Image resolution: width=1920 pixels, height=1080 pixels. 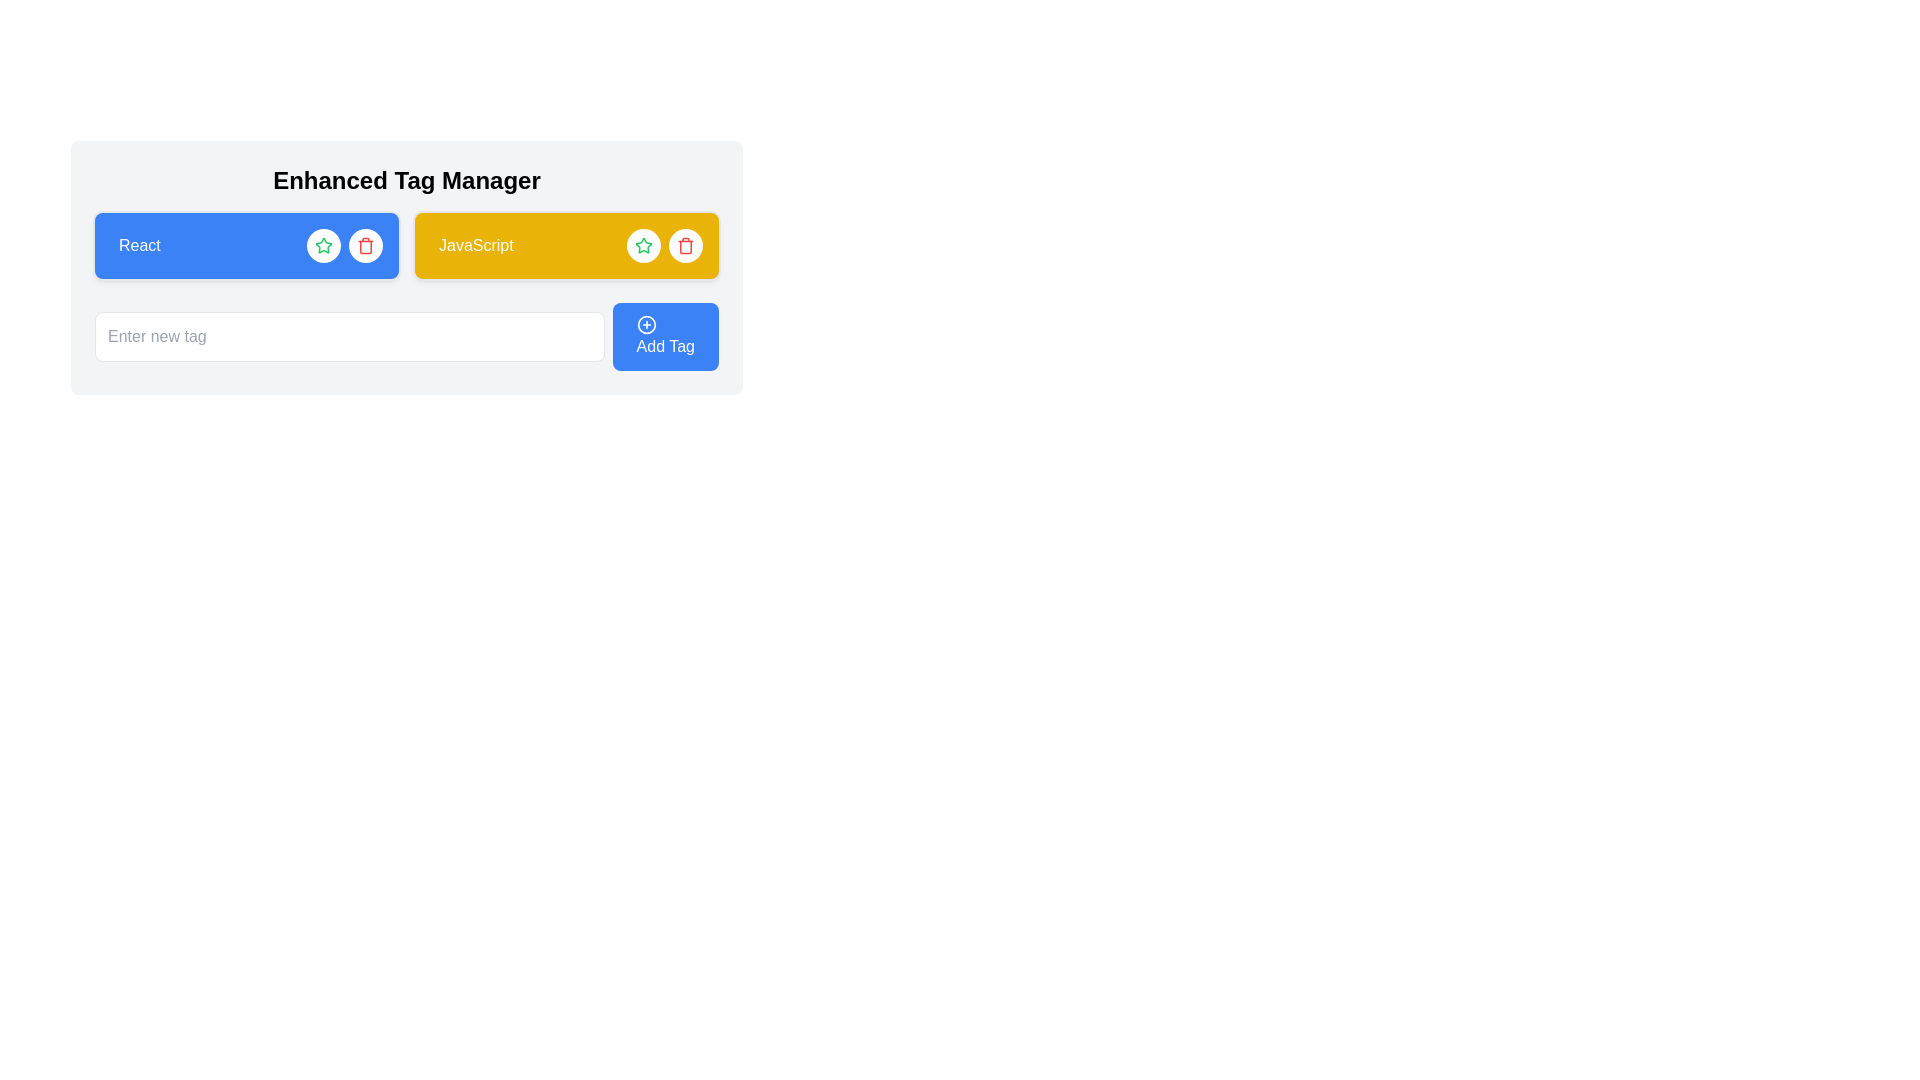 What do you see at coordinates (686, 246) in the screenshot?
I see `the trash can body icon, which signifies a delete action and is located next to the yellow-colored 'JavaScript' tag` at bounding box center [686, 246].